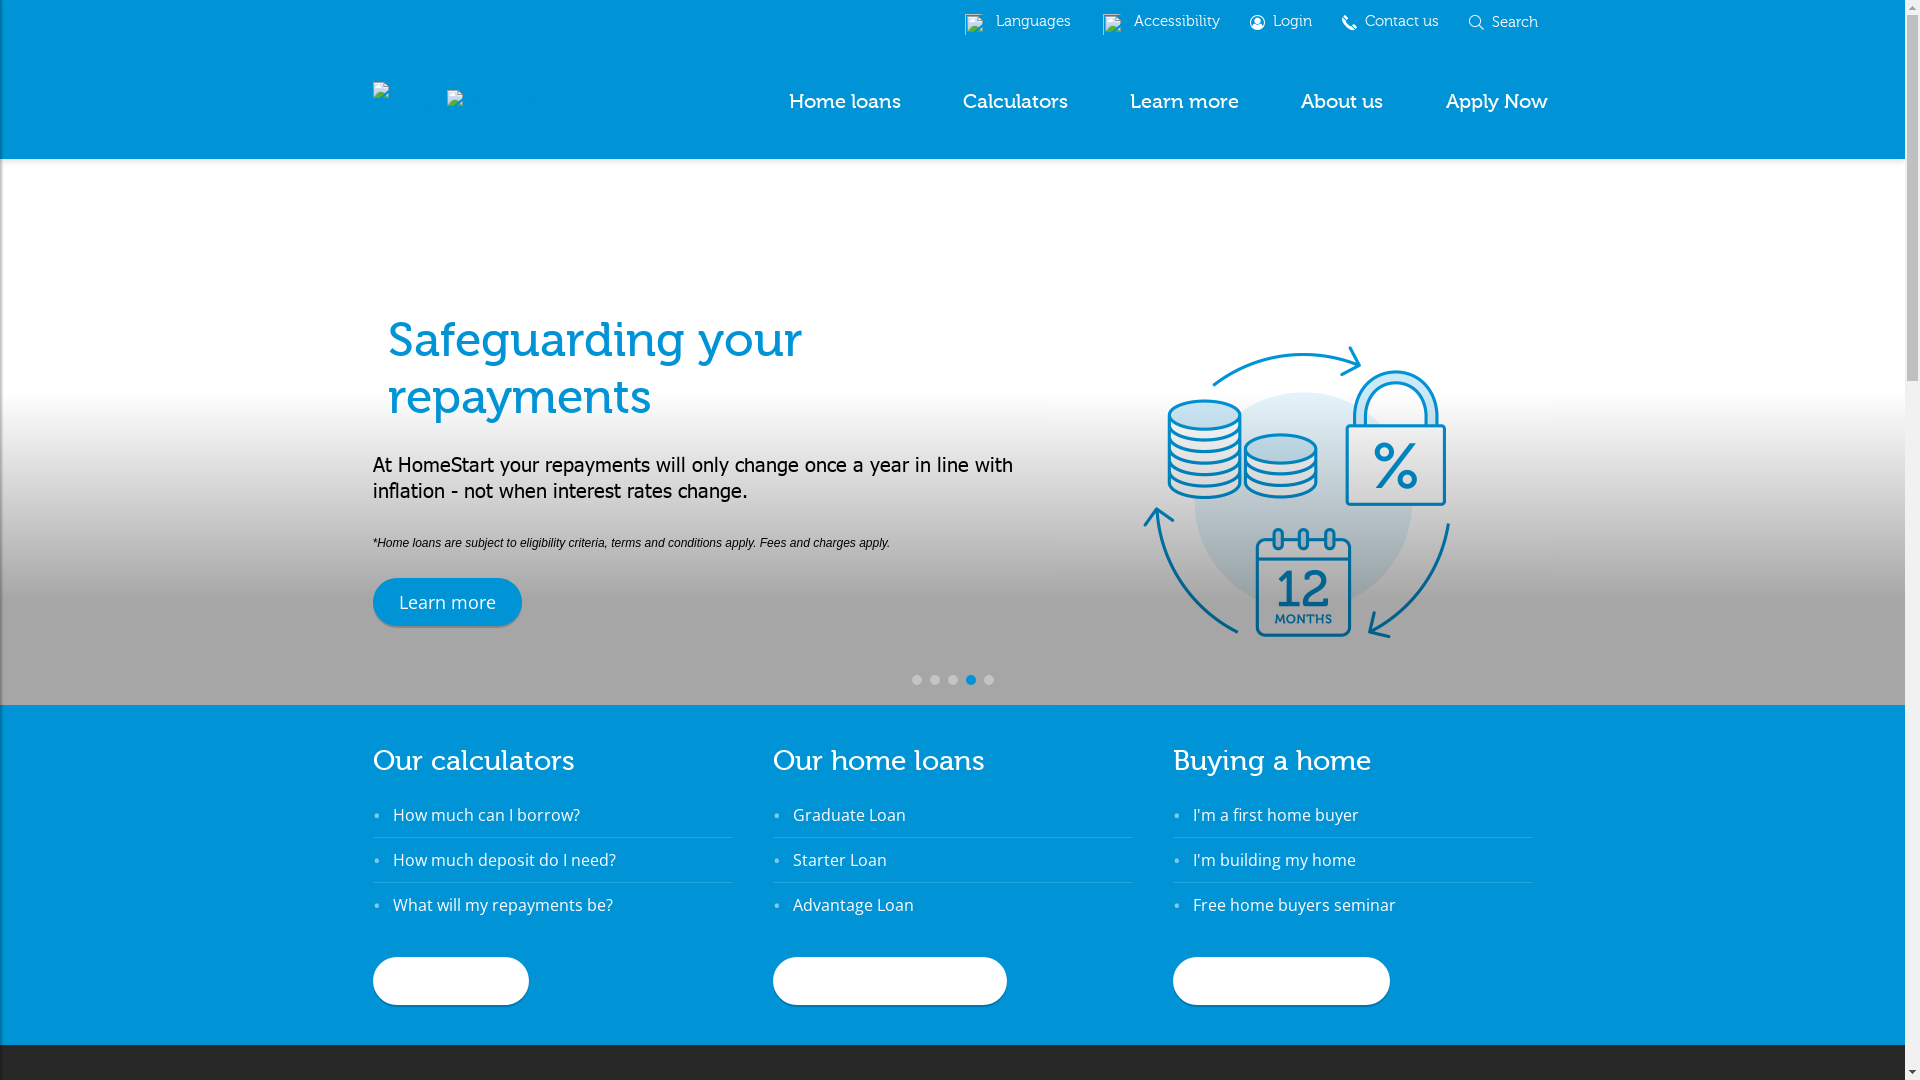  Describe the element at coordinates (1280, 979) in the screenshot. I see `'Home buyers guide'` at that location.